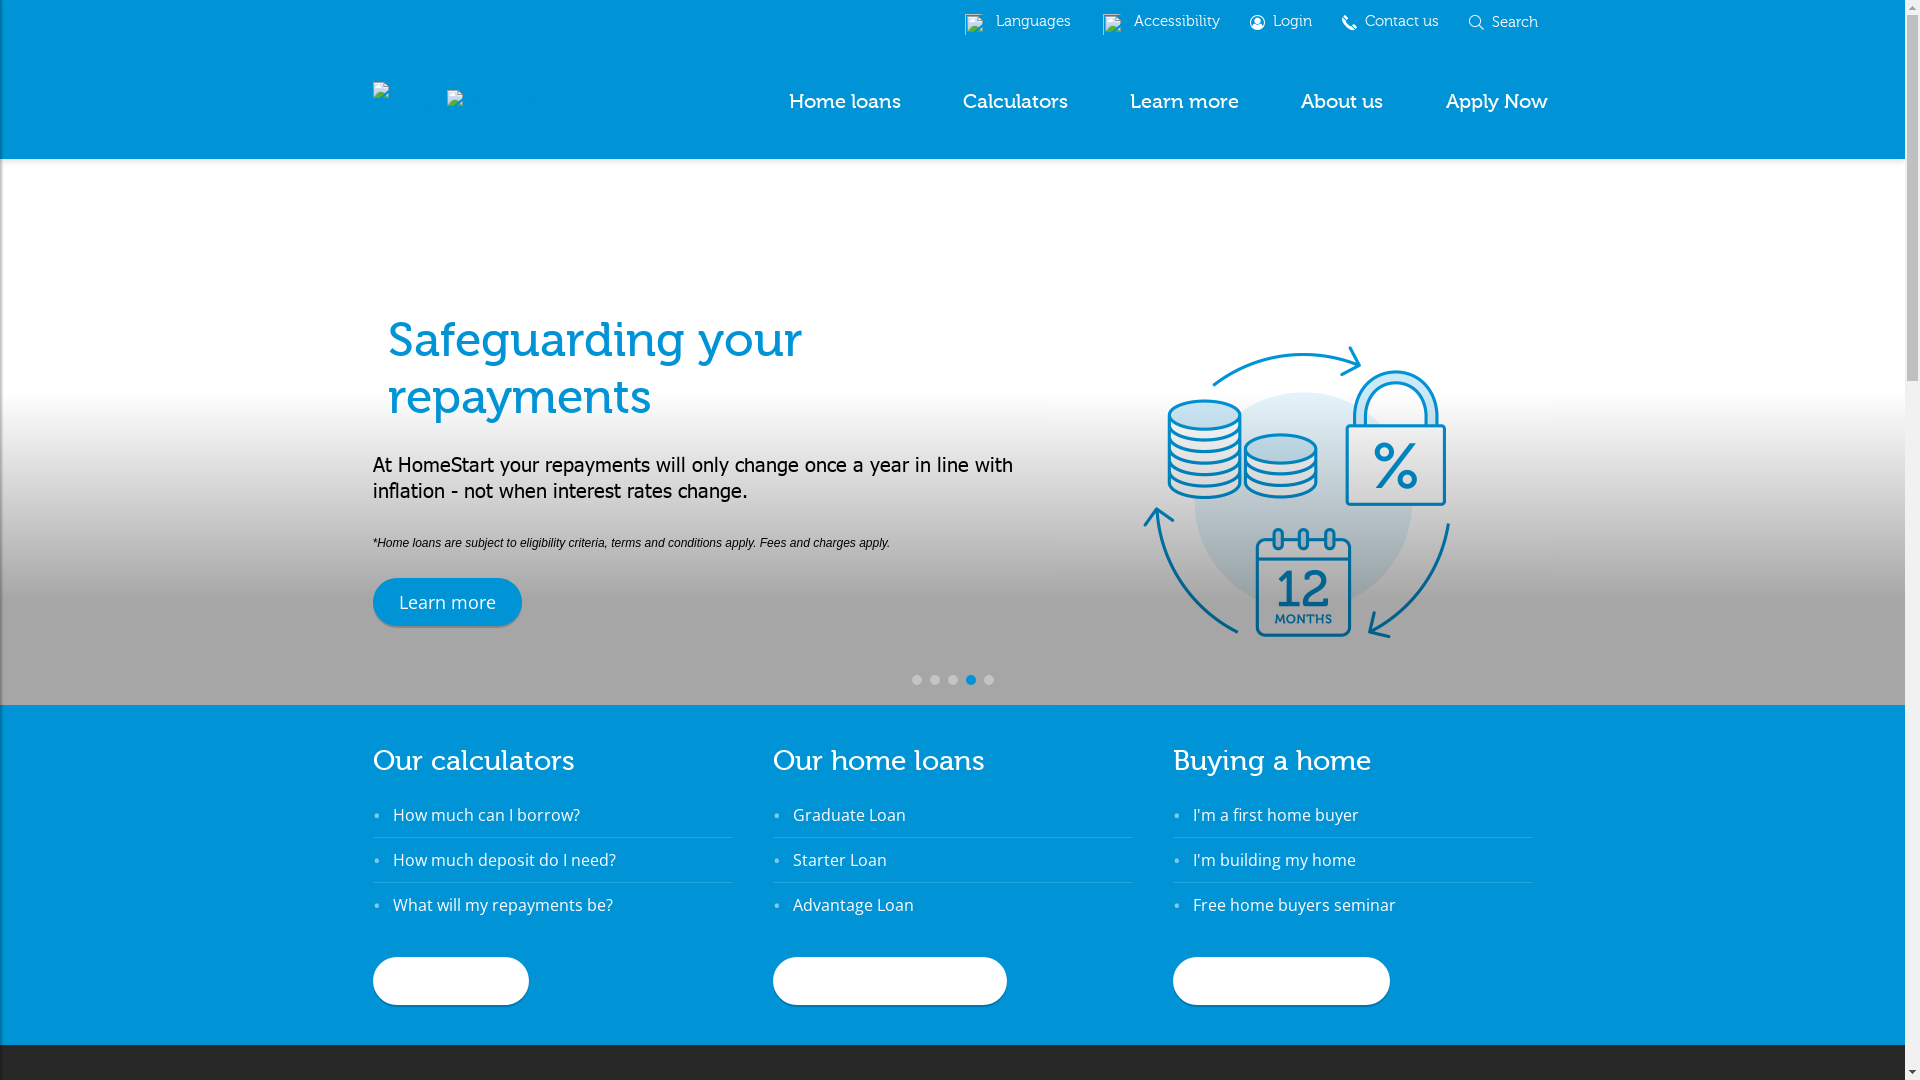  Describe the element at coordinates (1280, 979) in the screenshot. I see `'Home buyers guide'` at that location.